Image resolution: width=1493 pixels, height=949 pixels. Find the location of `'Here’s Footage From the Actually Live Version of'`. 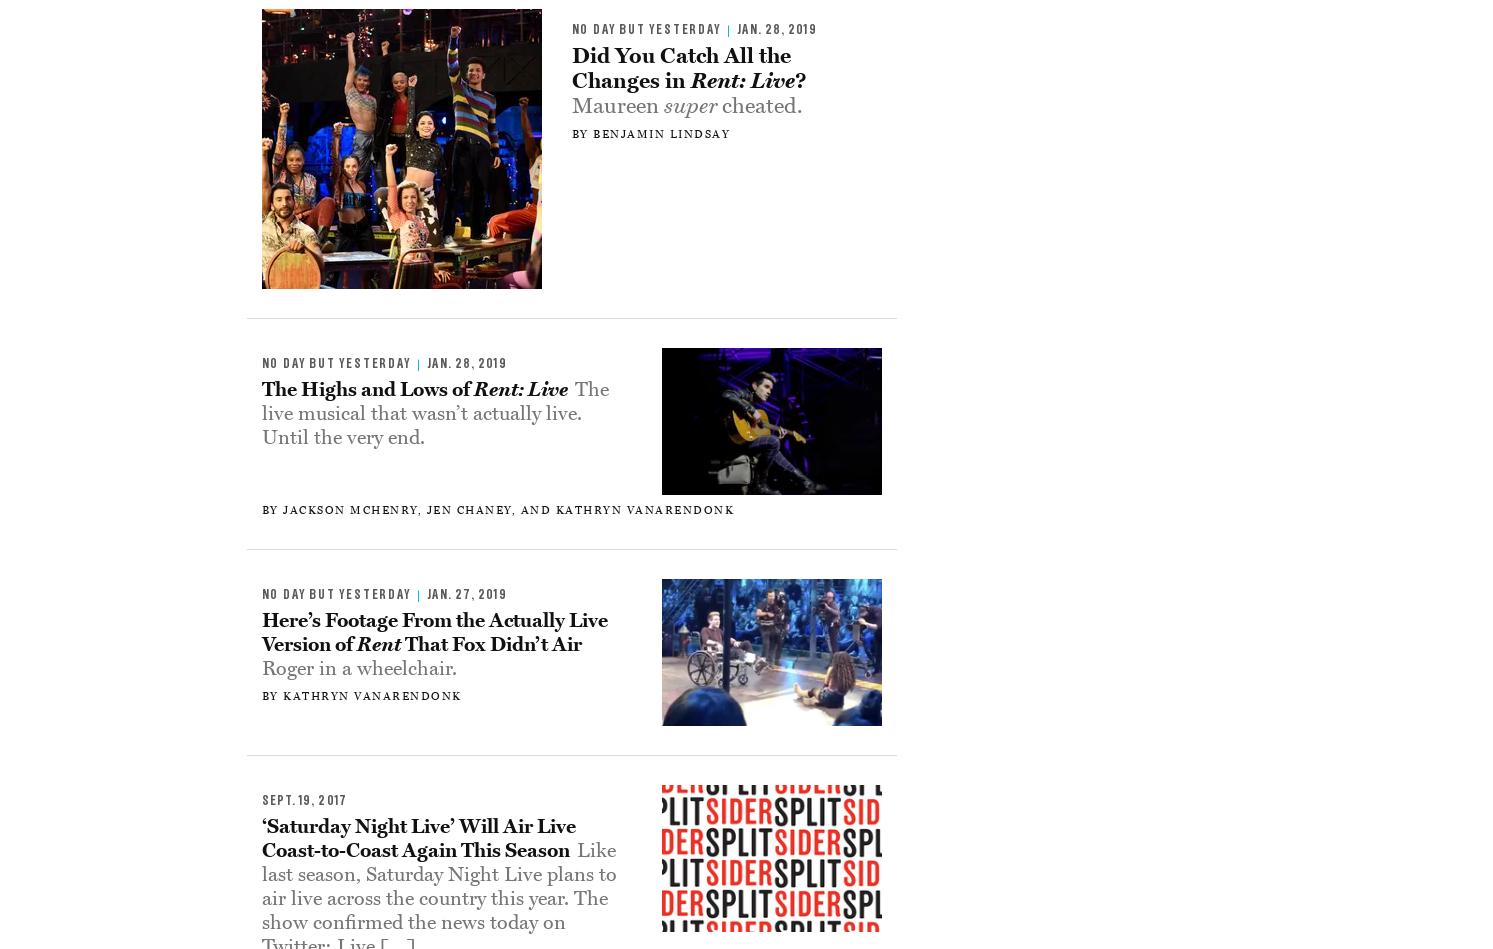

'Here’s Footage From the Actually Live Version of' is located at coordinates (260, 631).